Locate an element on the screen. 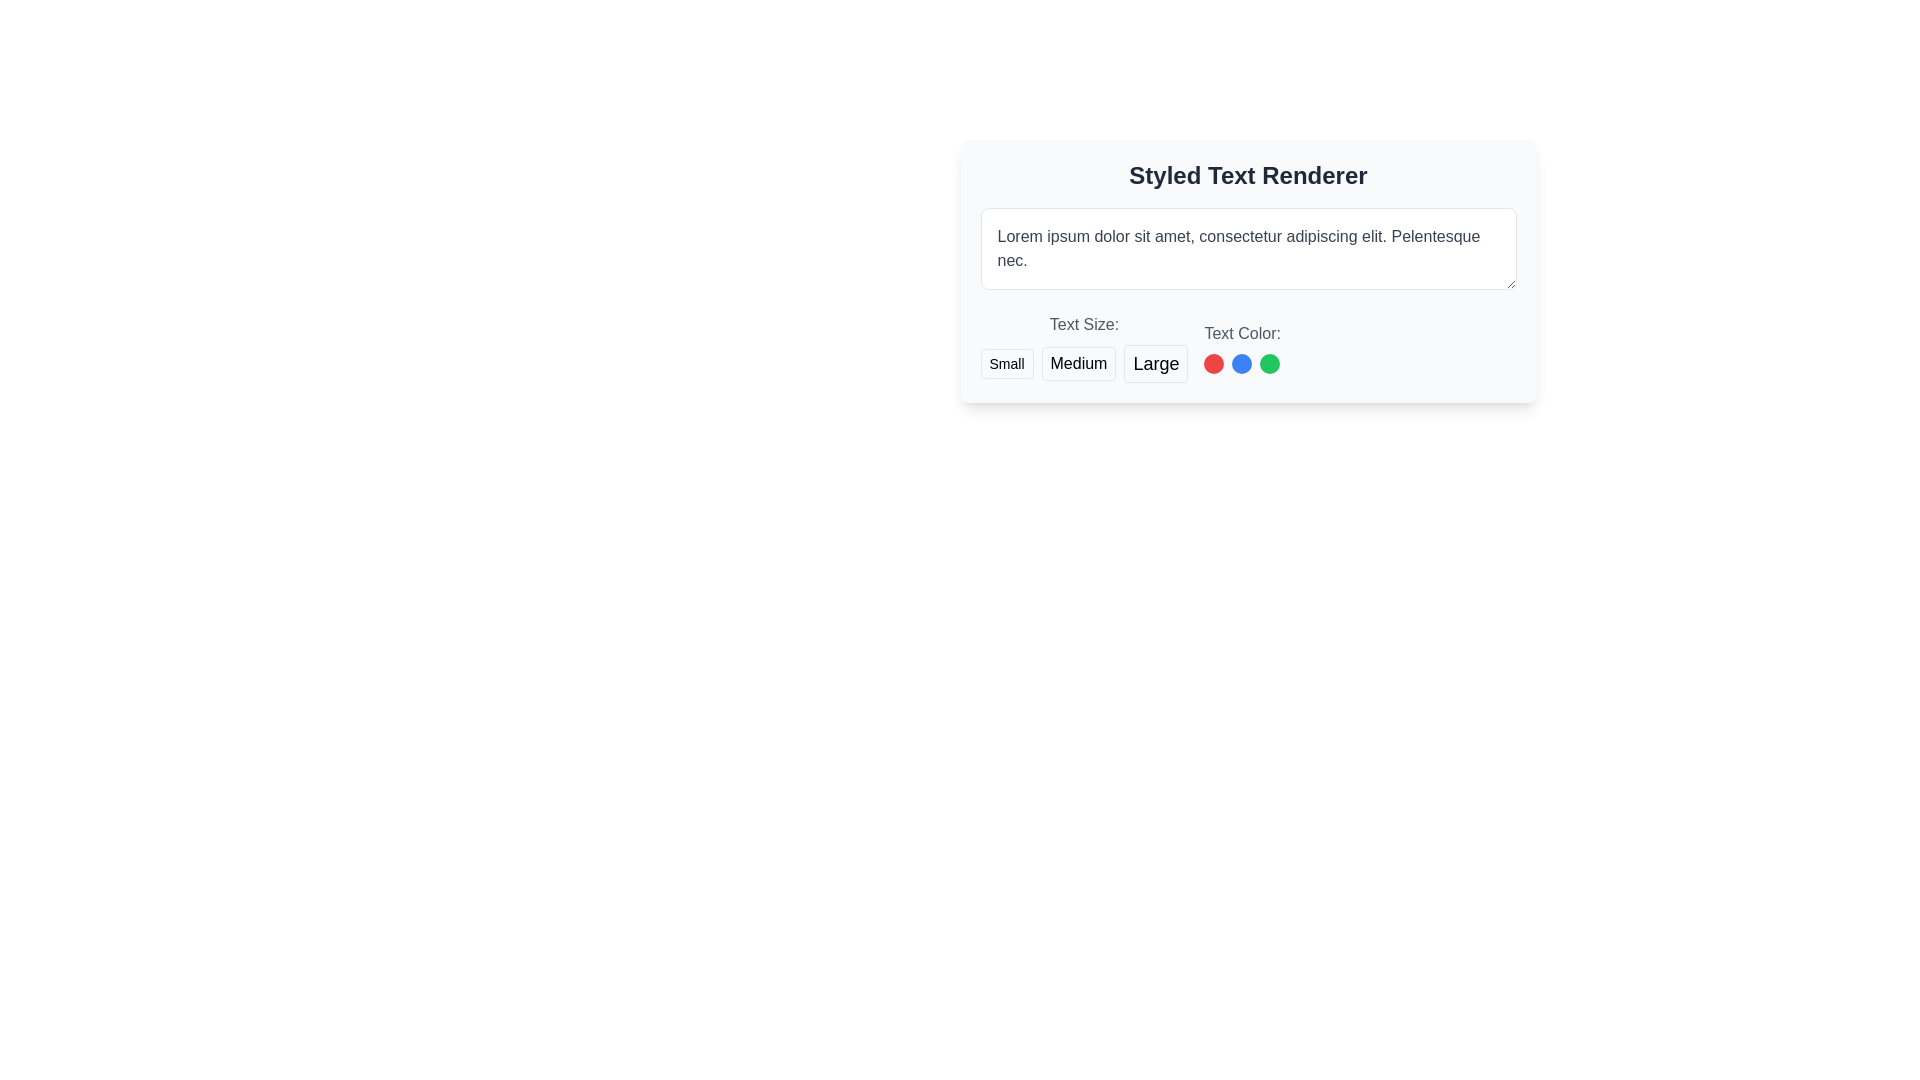  the 'Large' text size selection button, which is the third button in a horizontal row under the 'Text Size:' label, to observe any additional state changes is located at coordinates (1156, 363).